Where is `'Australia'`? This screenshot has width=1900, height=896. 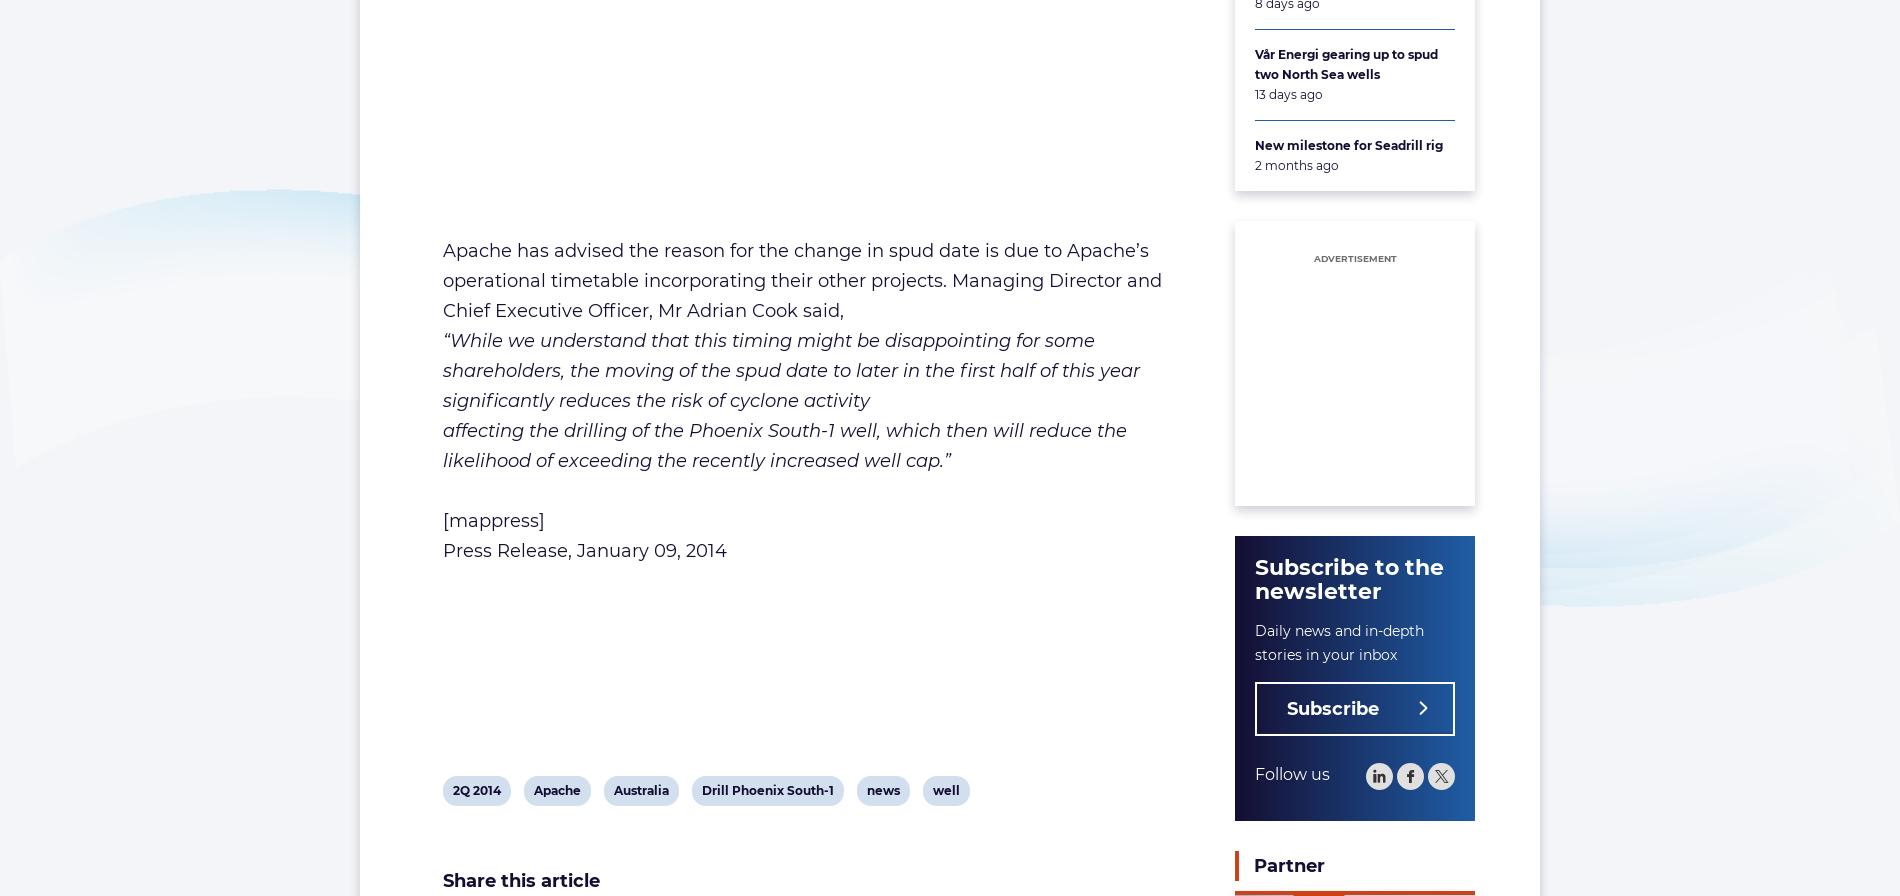
'Australia' is located at coordinates (640, 789).